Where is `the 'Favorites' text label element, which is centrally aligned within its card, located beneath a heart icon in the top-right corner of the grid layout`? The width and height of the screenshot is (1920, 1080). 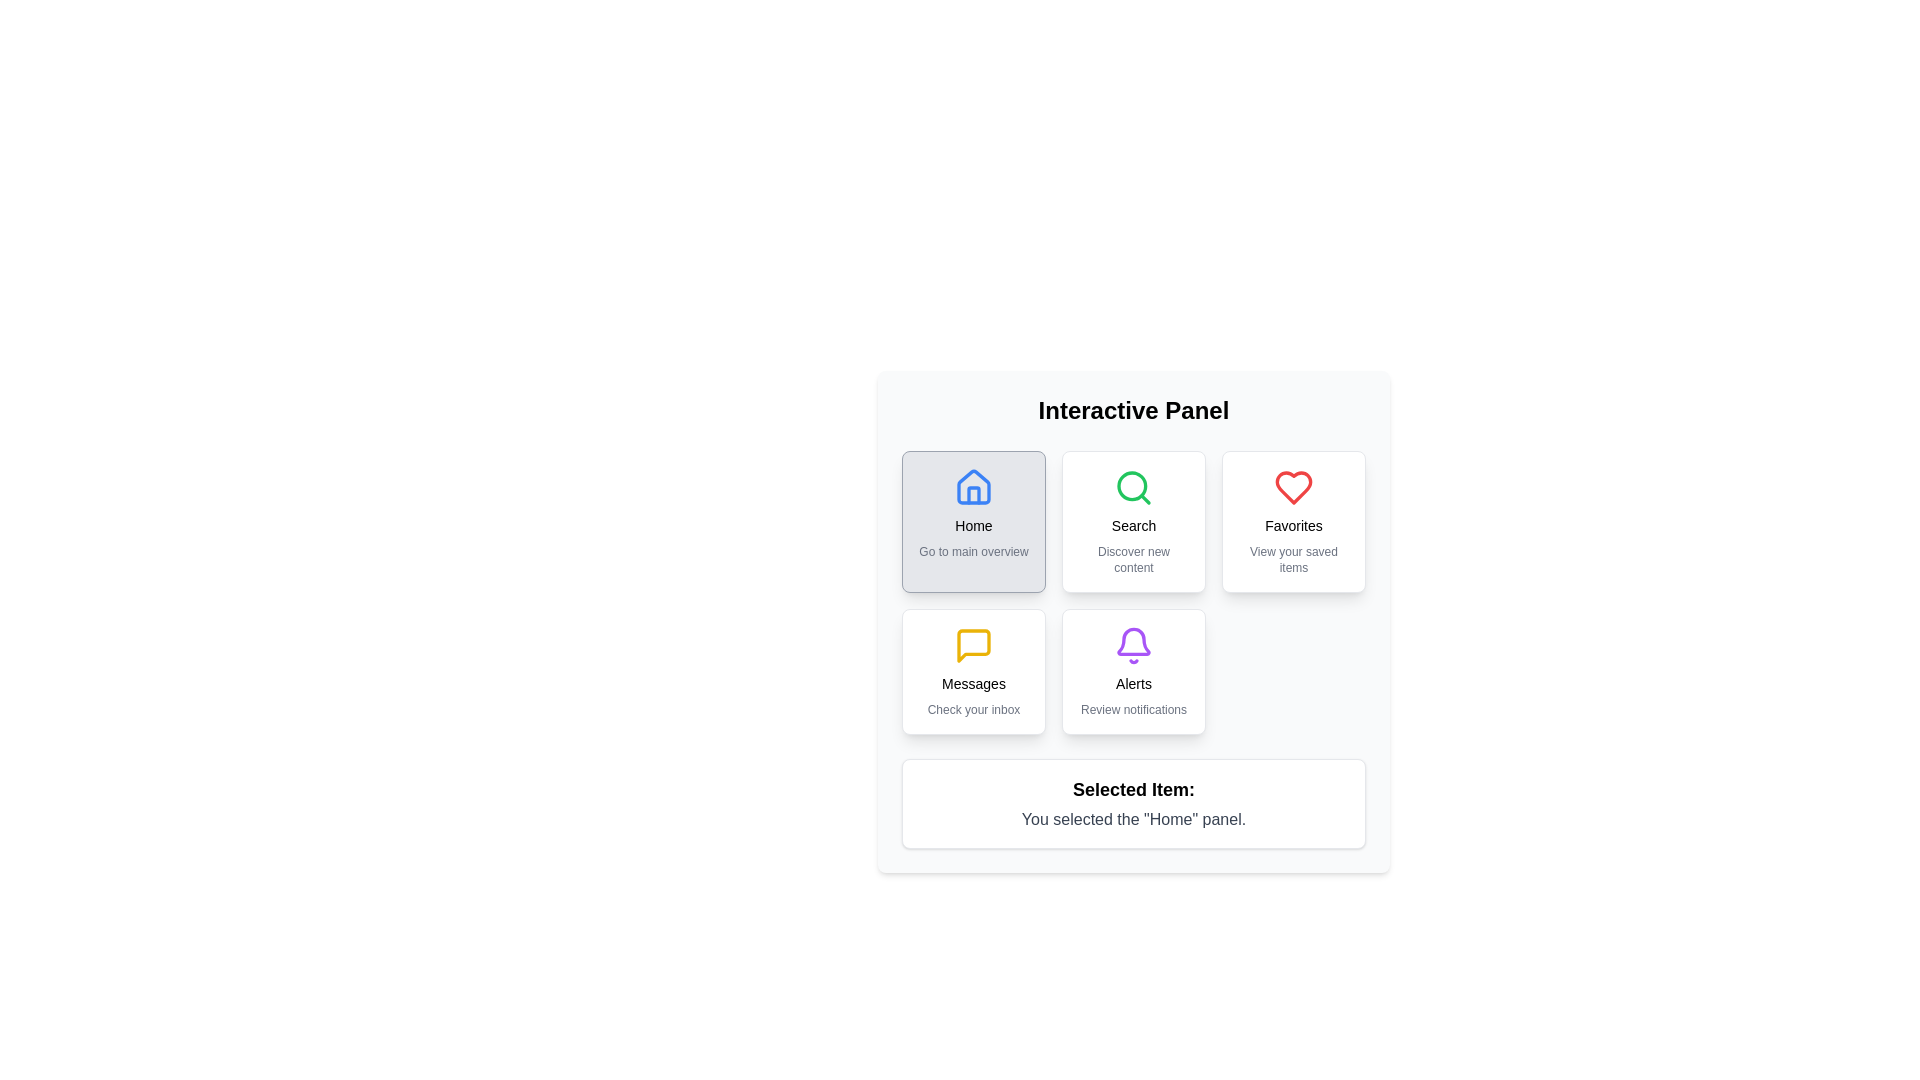 the 'Favorites' text label element, which is centrally aligned within its card, located beneath a heart icon in the top-right corner of the grid layout is located at coordinates (1294, 524).